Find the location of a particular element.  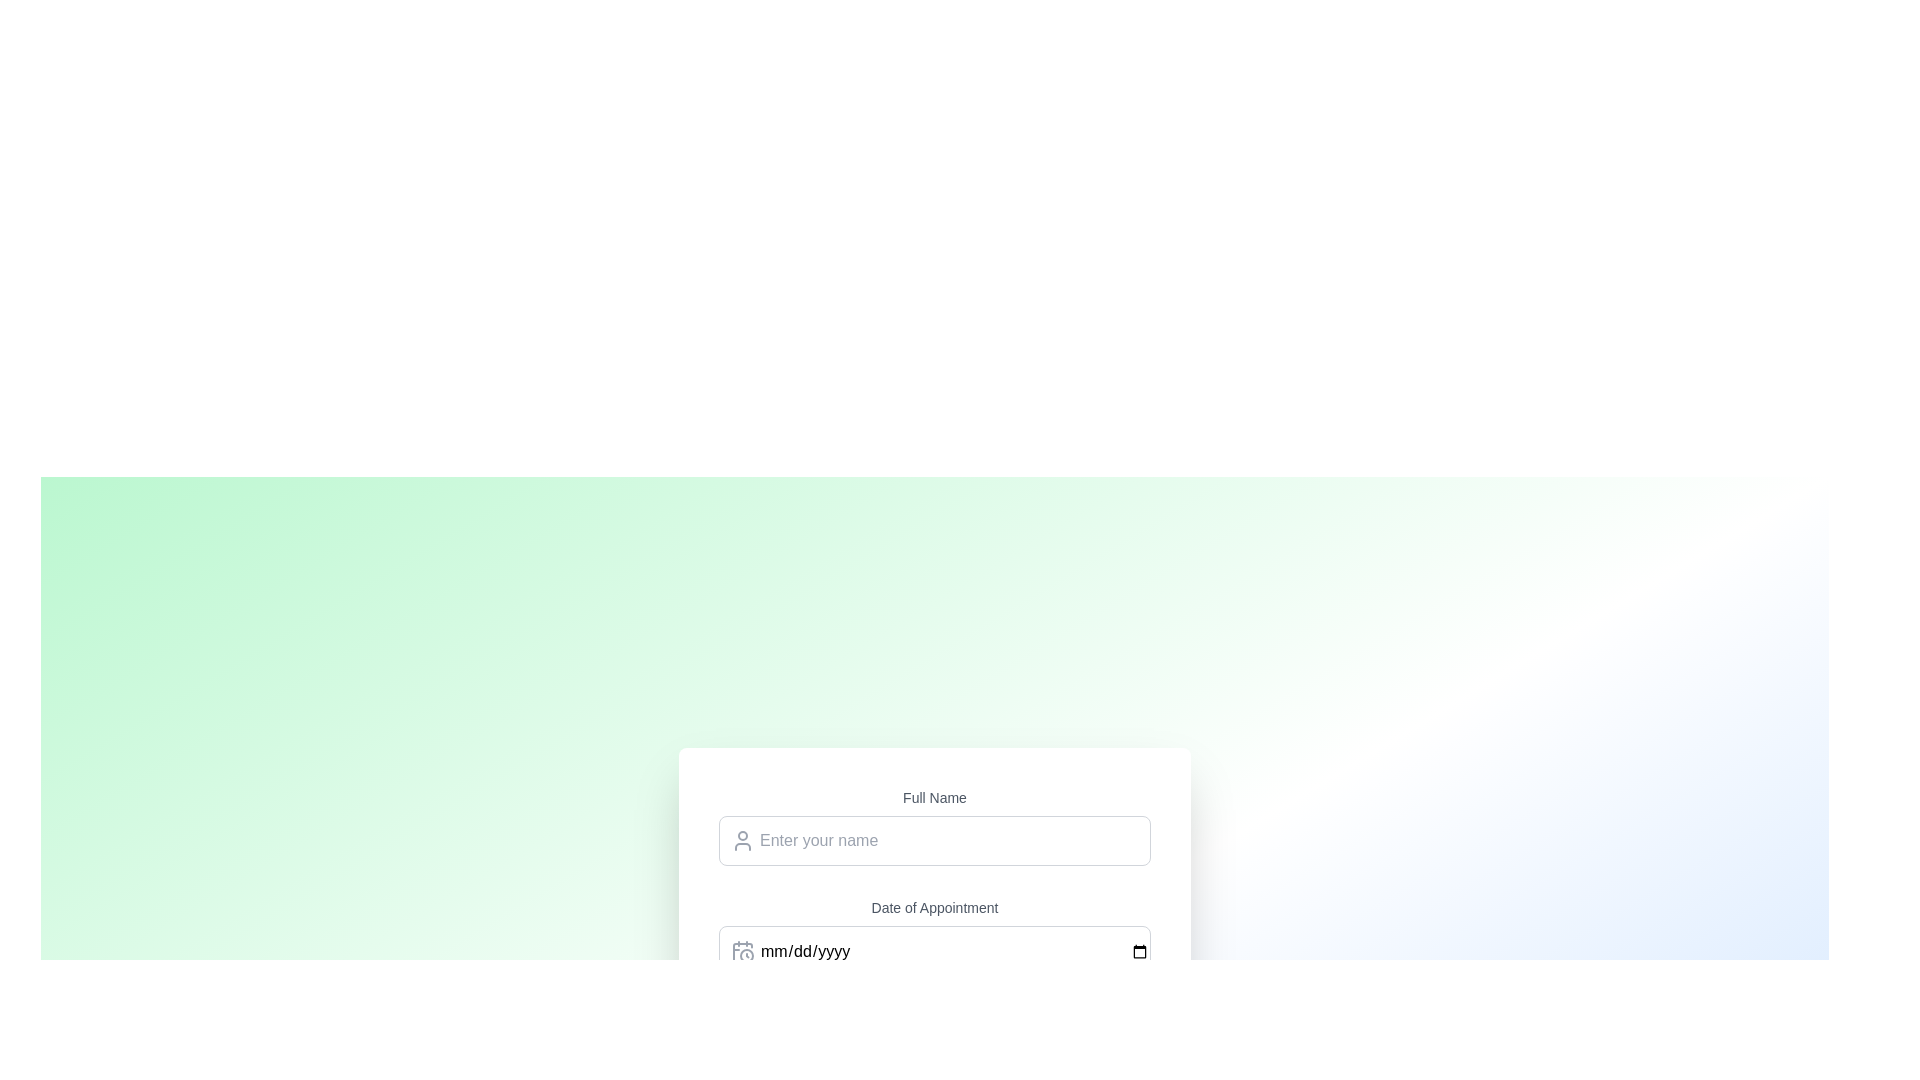

the date-picker icon (calendar with clock overlay) located inside the input box for 'Date of Appointment' to open the date selection interface is located at coordinates (742, 950).